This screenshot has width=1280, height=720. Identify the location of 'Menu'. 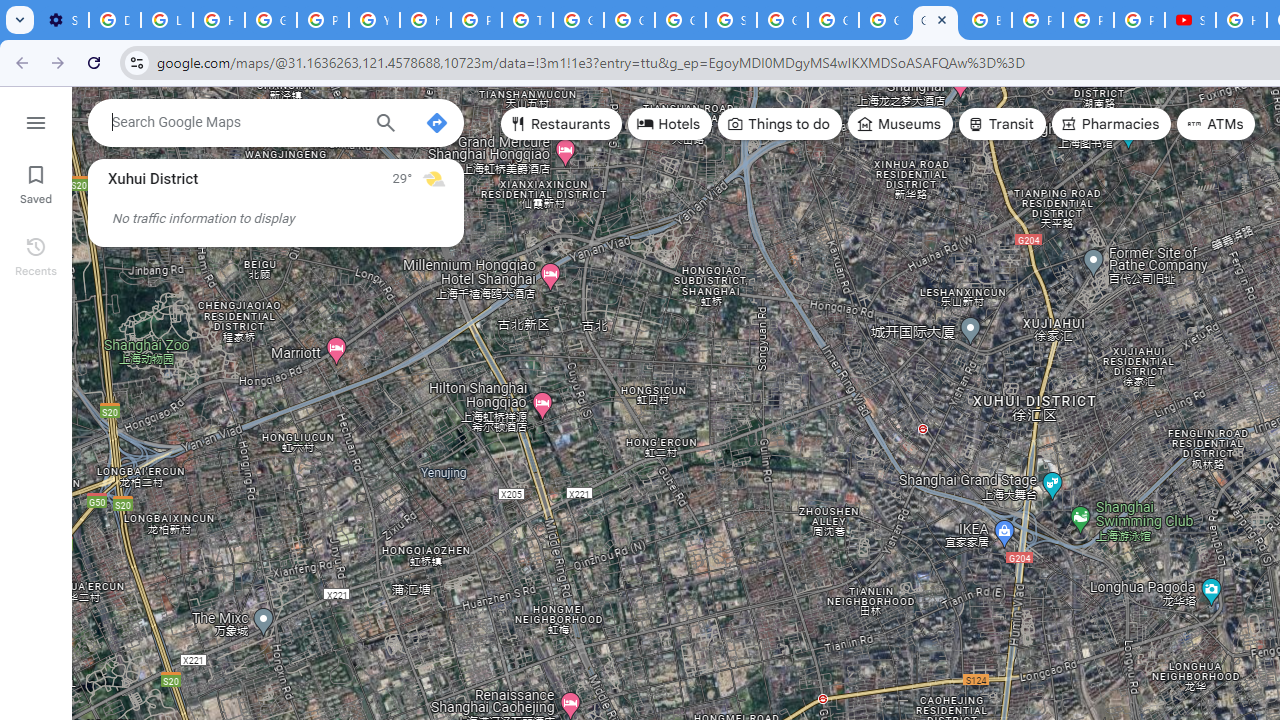
(35, 120).